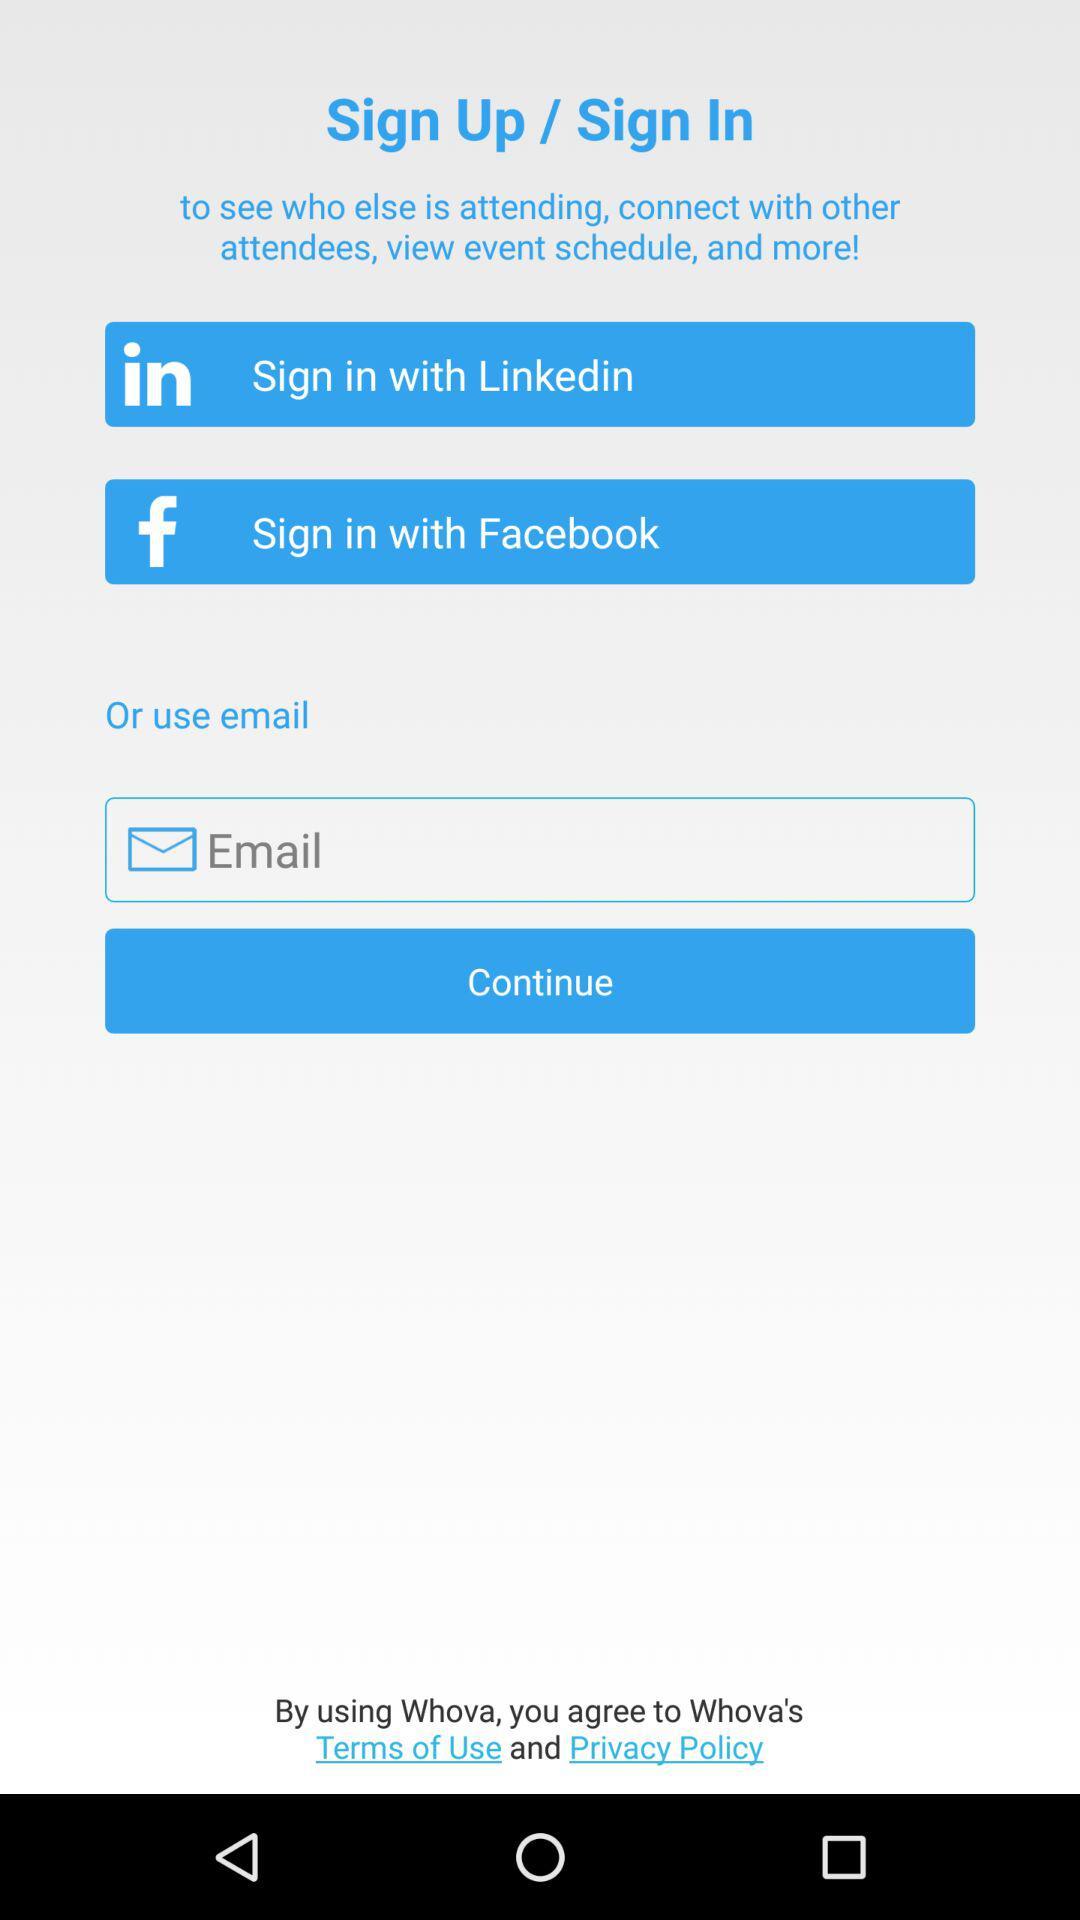 Image resolution: width=1080 pixels, height=1920 pixels. Describe the element at coordinates (540, 980) in the screenshot. I see `continue` at that location.